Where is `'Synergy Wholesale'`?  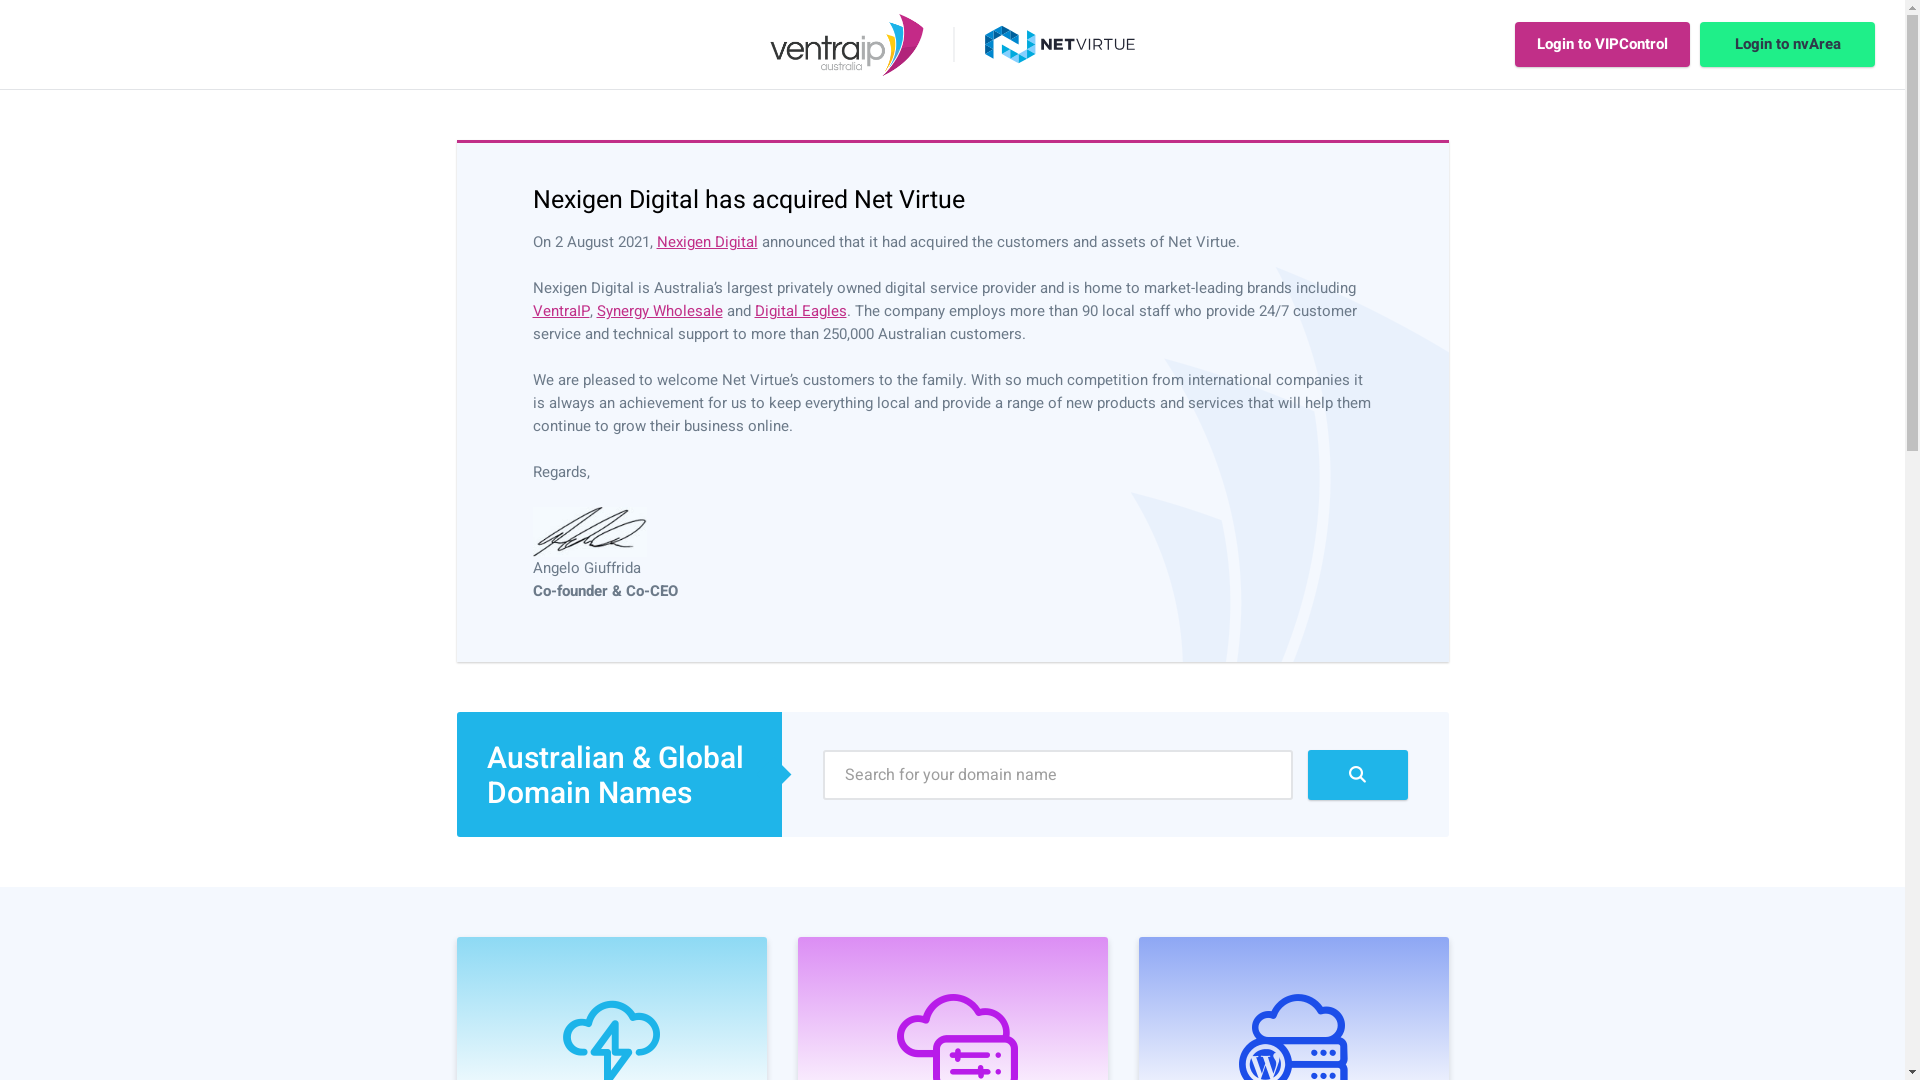 'Synergy Wholesale' is located at coordinates (594, 311).